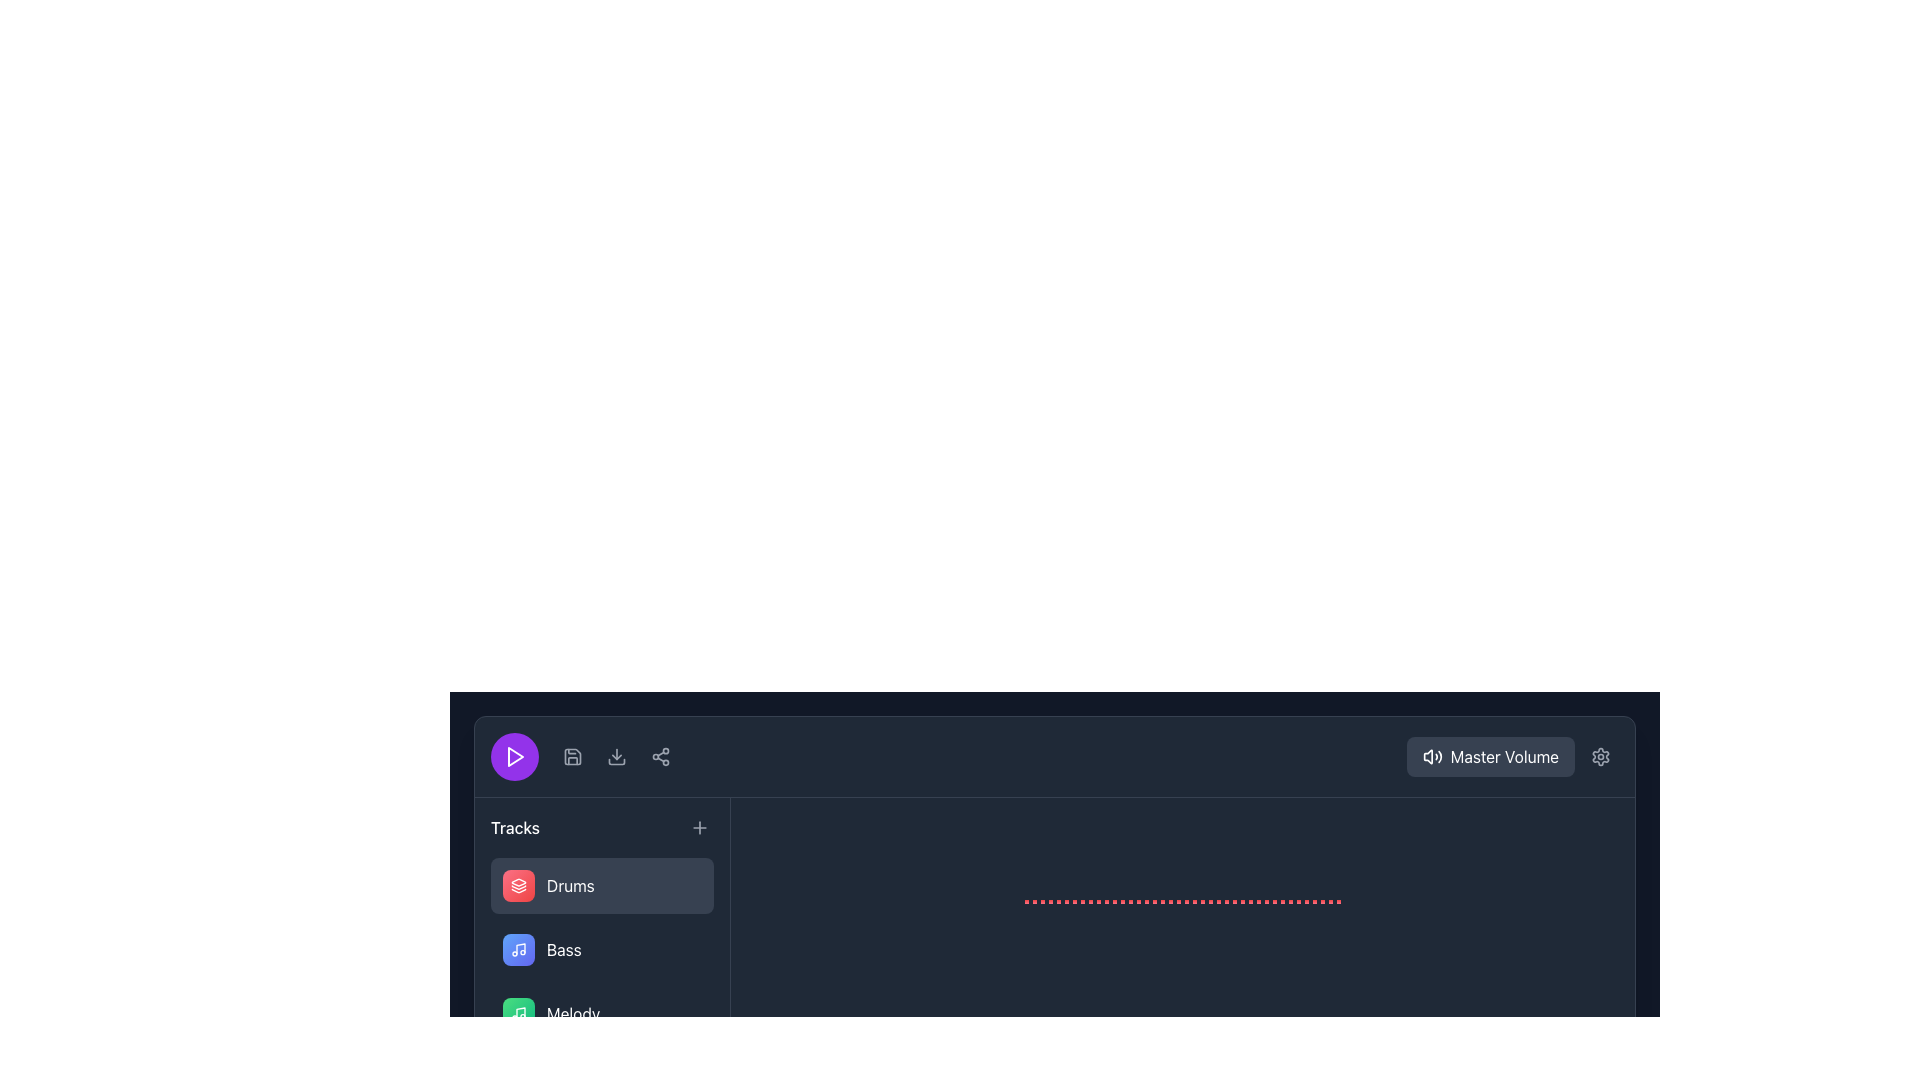 The image size is (1920, 1080). What do you see at coordinates (1601, 756) in the screenshot?
I see `the settings icon located in the upper-right corner of the interface, adjacent to the Master Volume button, which allows access to configuration options` at bounding box center [1601, 756].